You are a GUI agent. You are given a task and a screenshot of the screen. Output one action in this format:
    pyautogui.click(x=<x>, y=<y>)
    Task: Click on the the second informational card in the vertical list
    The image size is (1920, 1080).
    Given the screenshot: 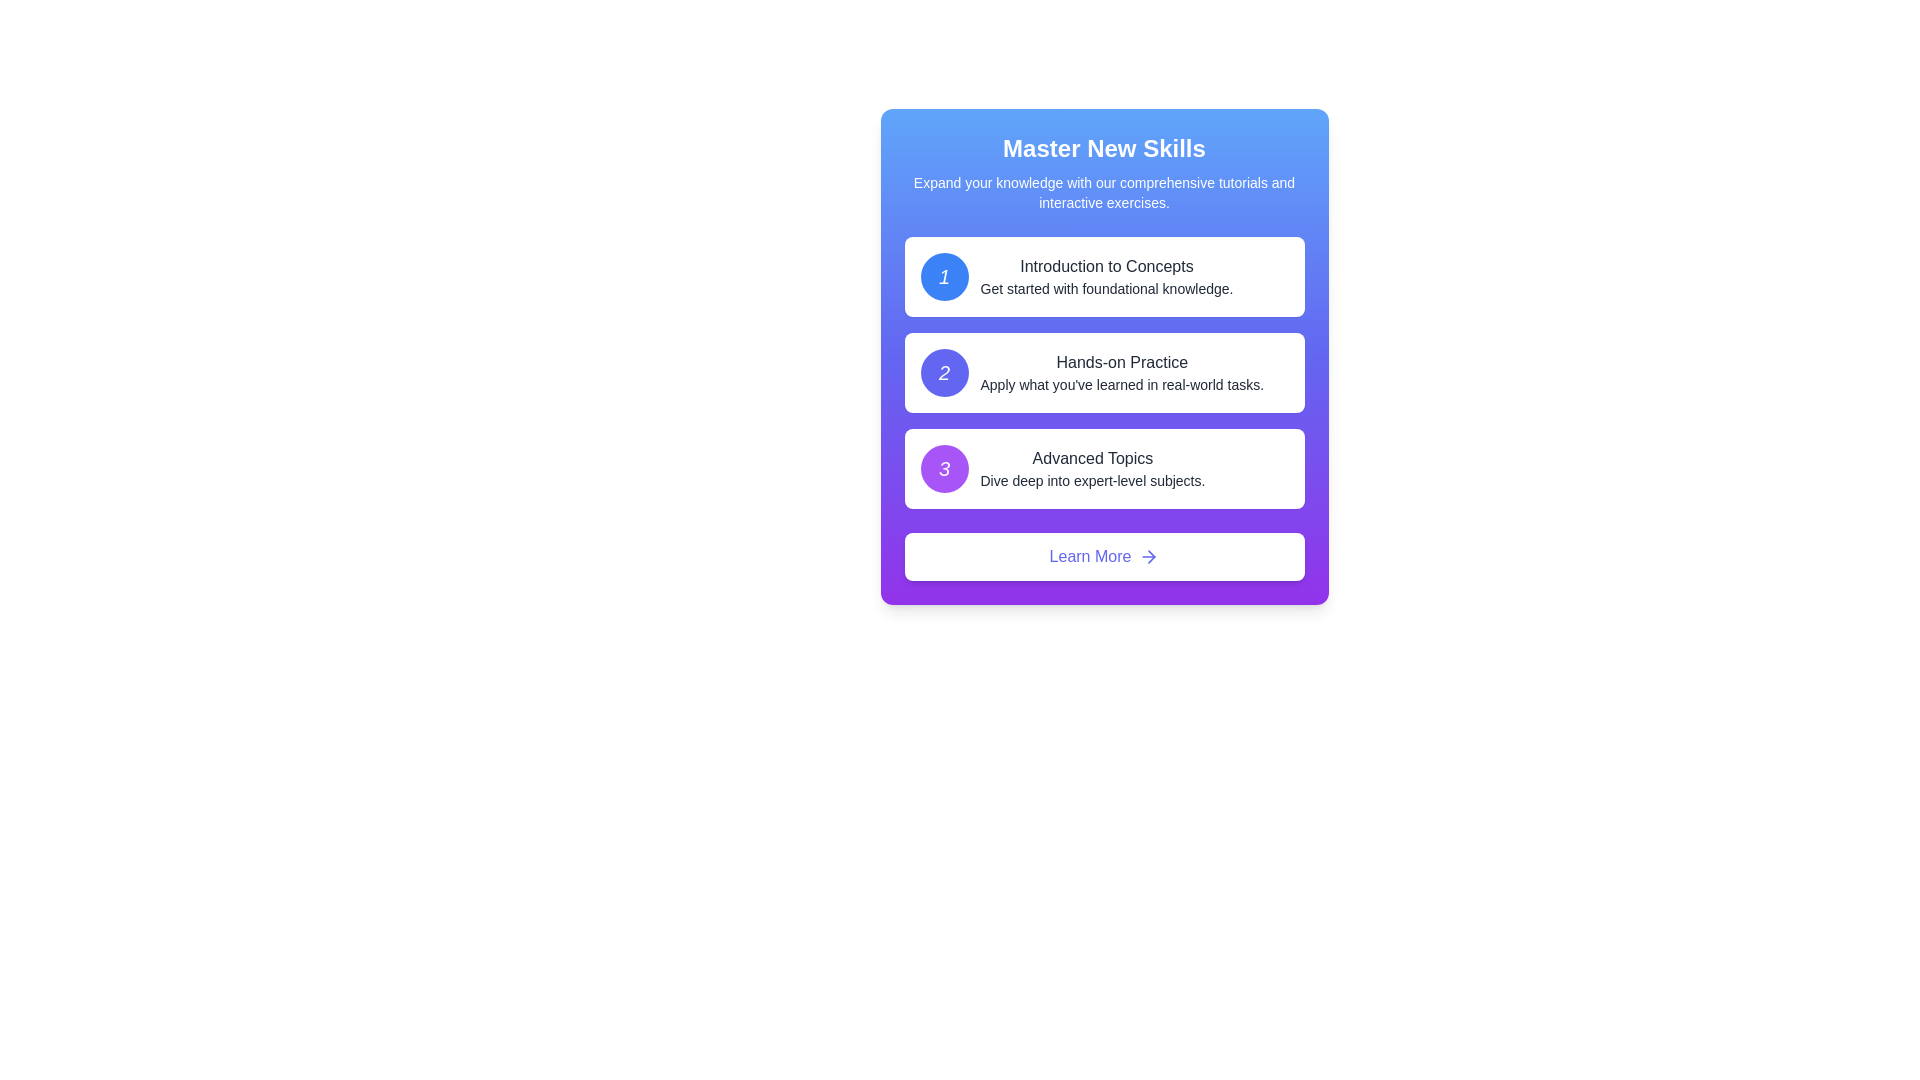 What is the action you would take?
    pyautogui.click(x=1103, y=373)
    